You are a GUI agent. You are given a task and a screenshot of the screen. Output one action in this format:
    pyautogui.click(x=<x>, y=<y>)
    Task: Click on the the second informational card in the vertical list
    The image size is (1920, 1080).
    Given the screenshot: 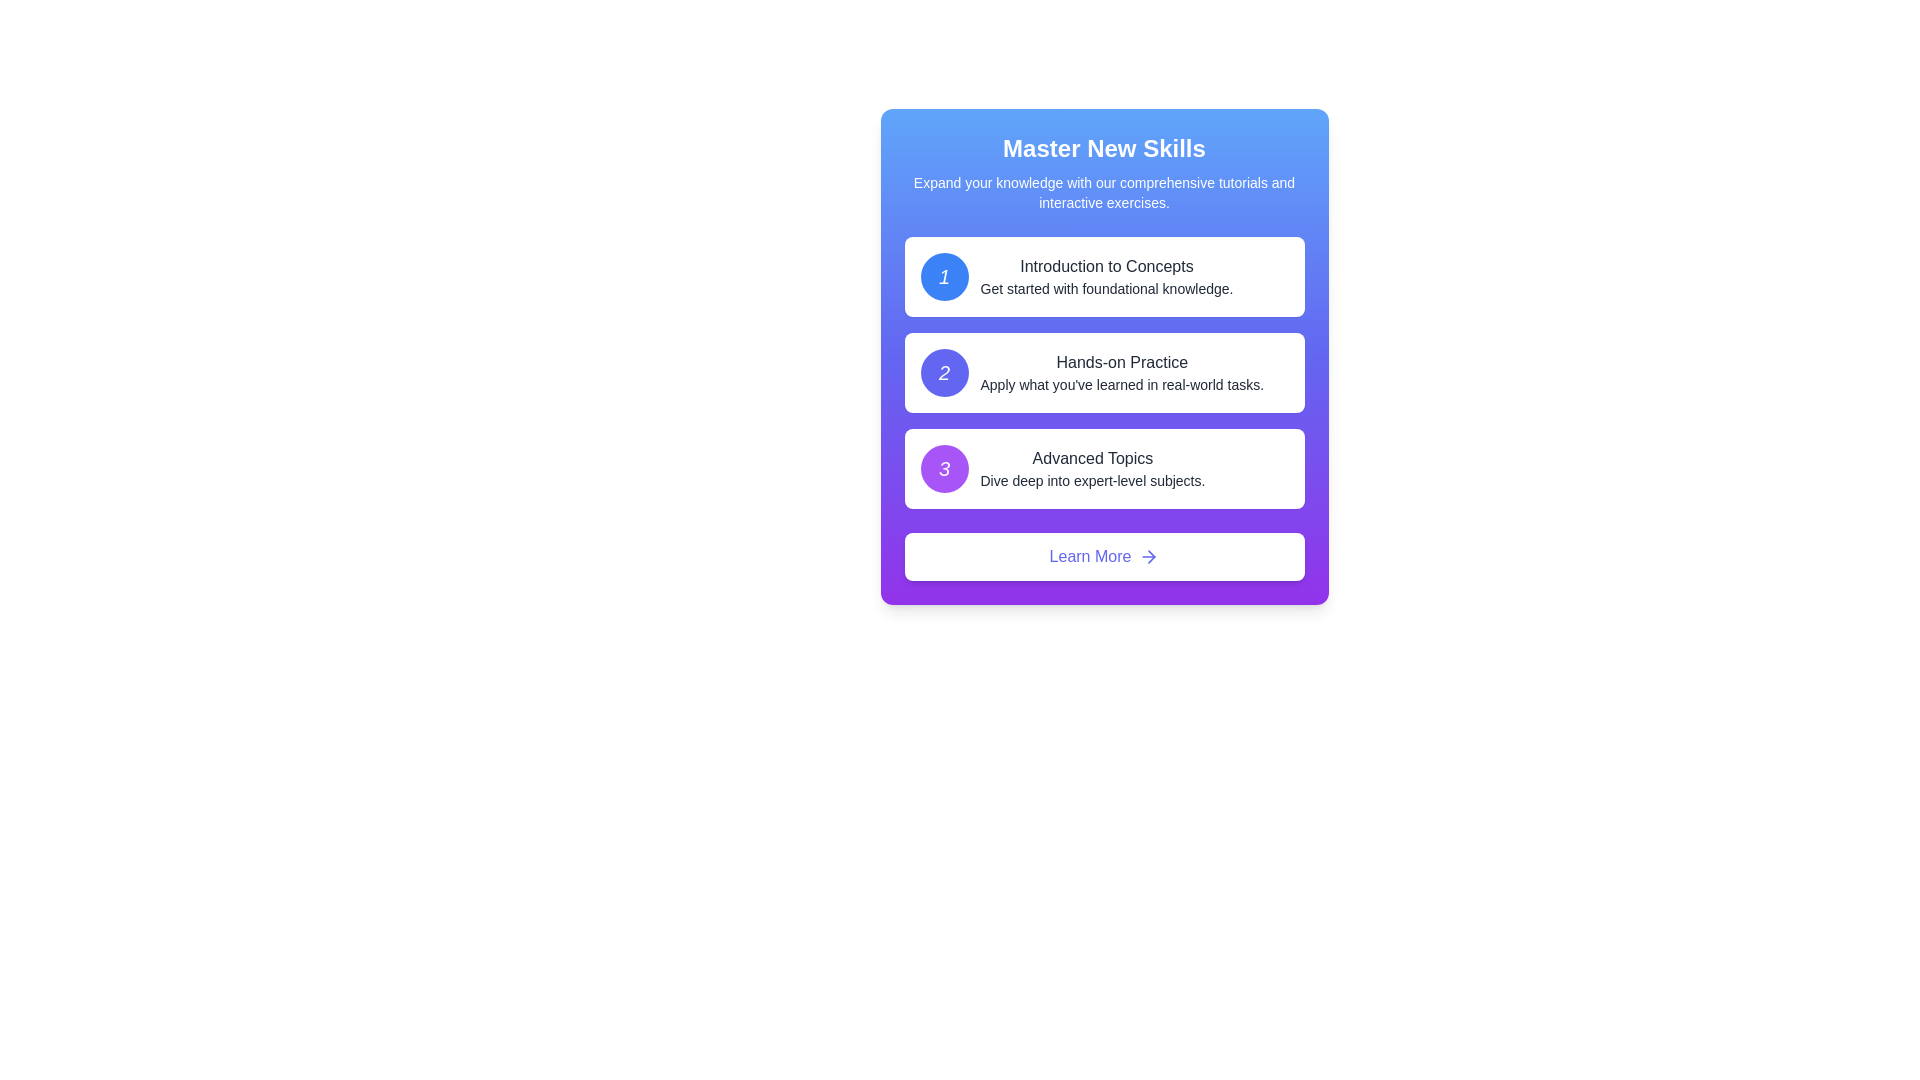 What is the action you would take?
    pyautogui.click(x=1103, y=373)
    